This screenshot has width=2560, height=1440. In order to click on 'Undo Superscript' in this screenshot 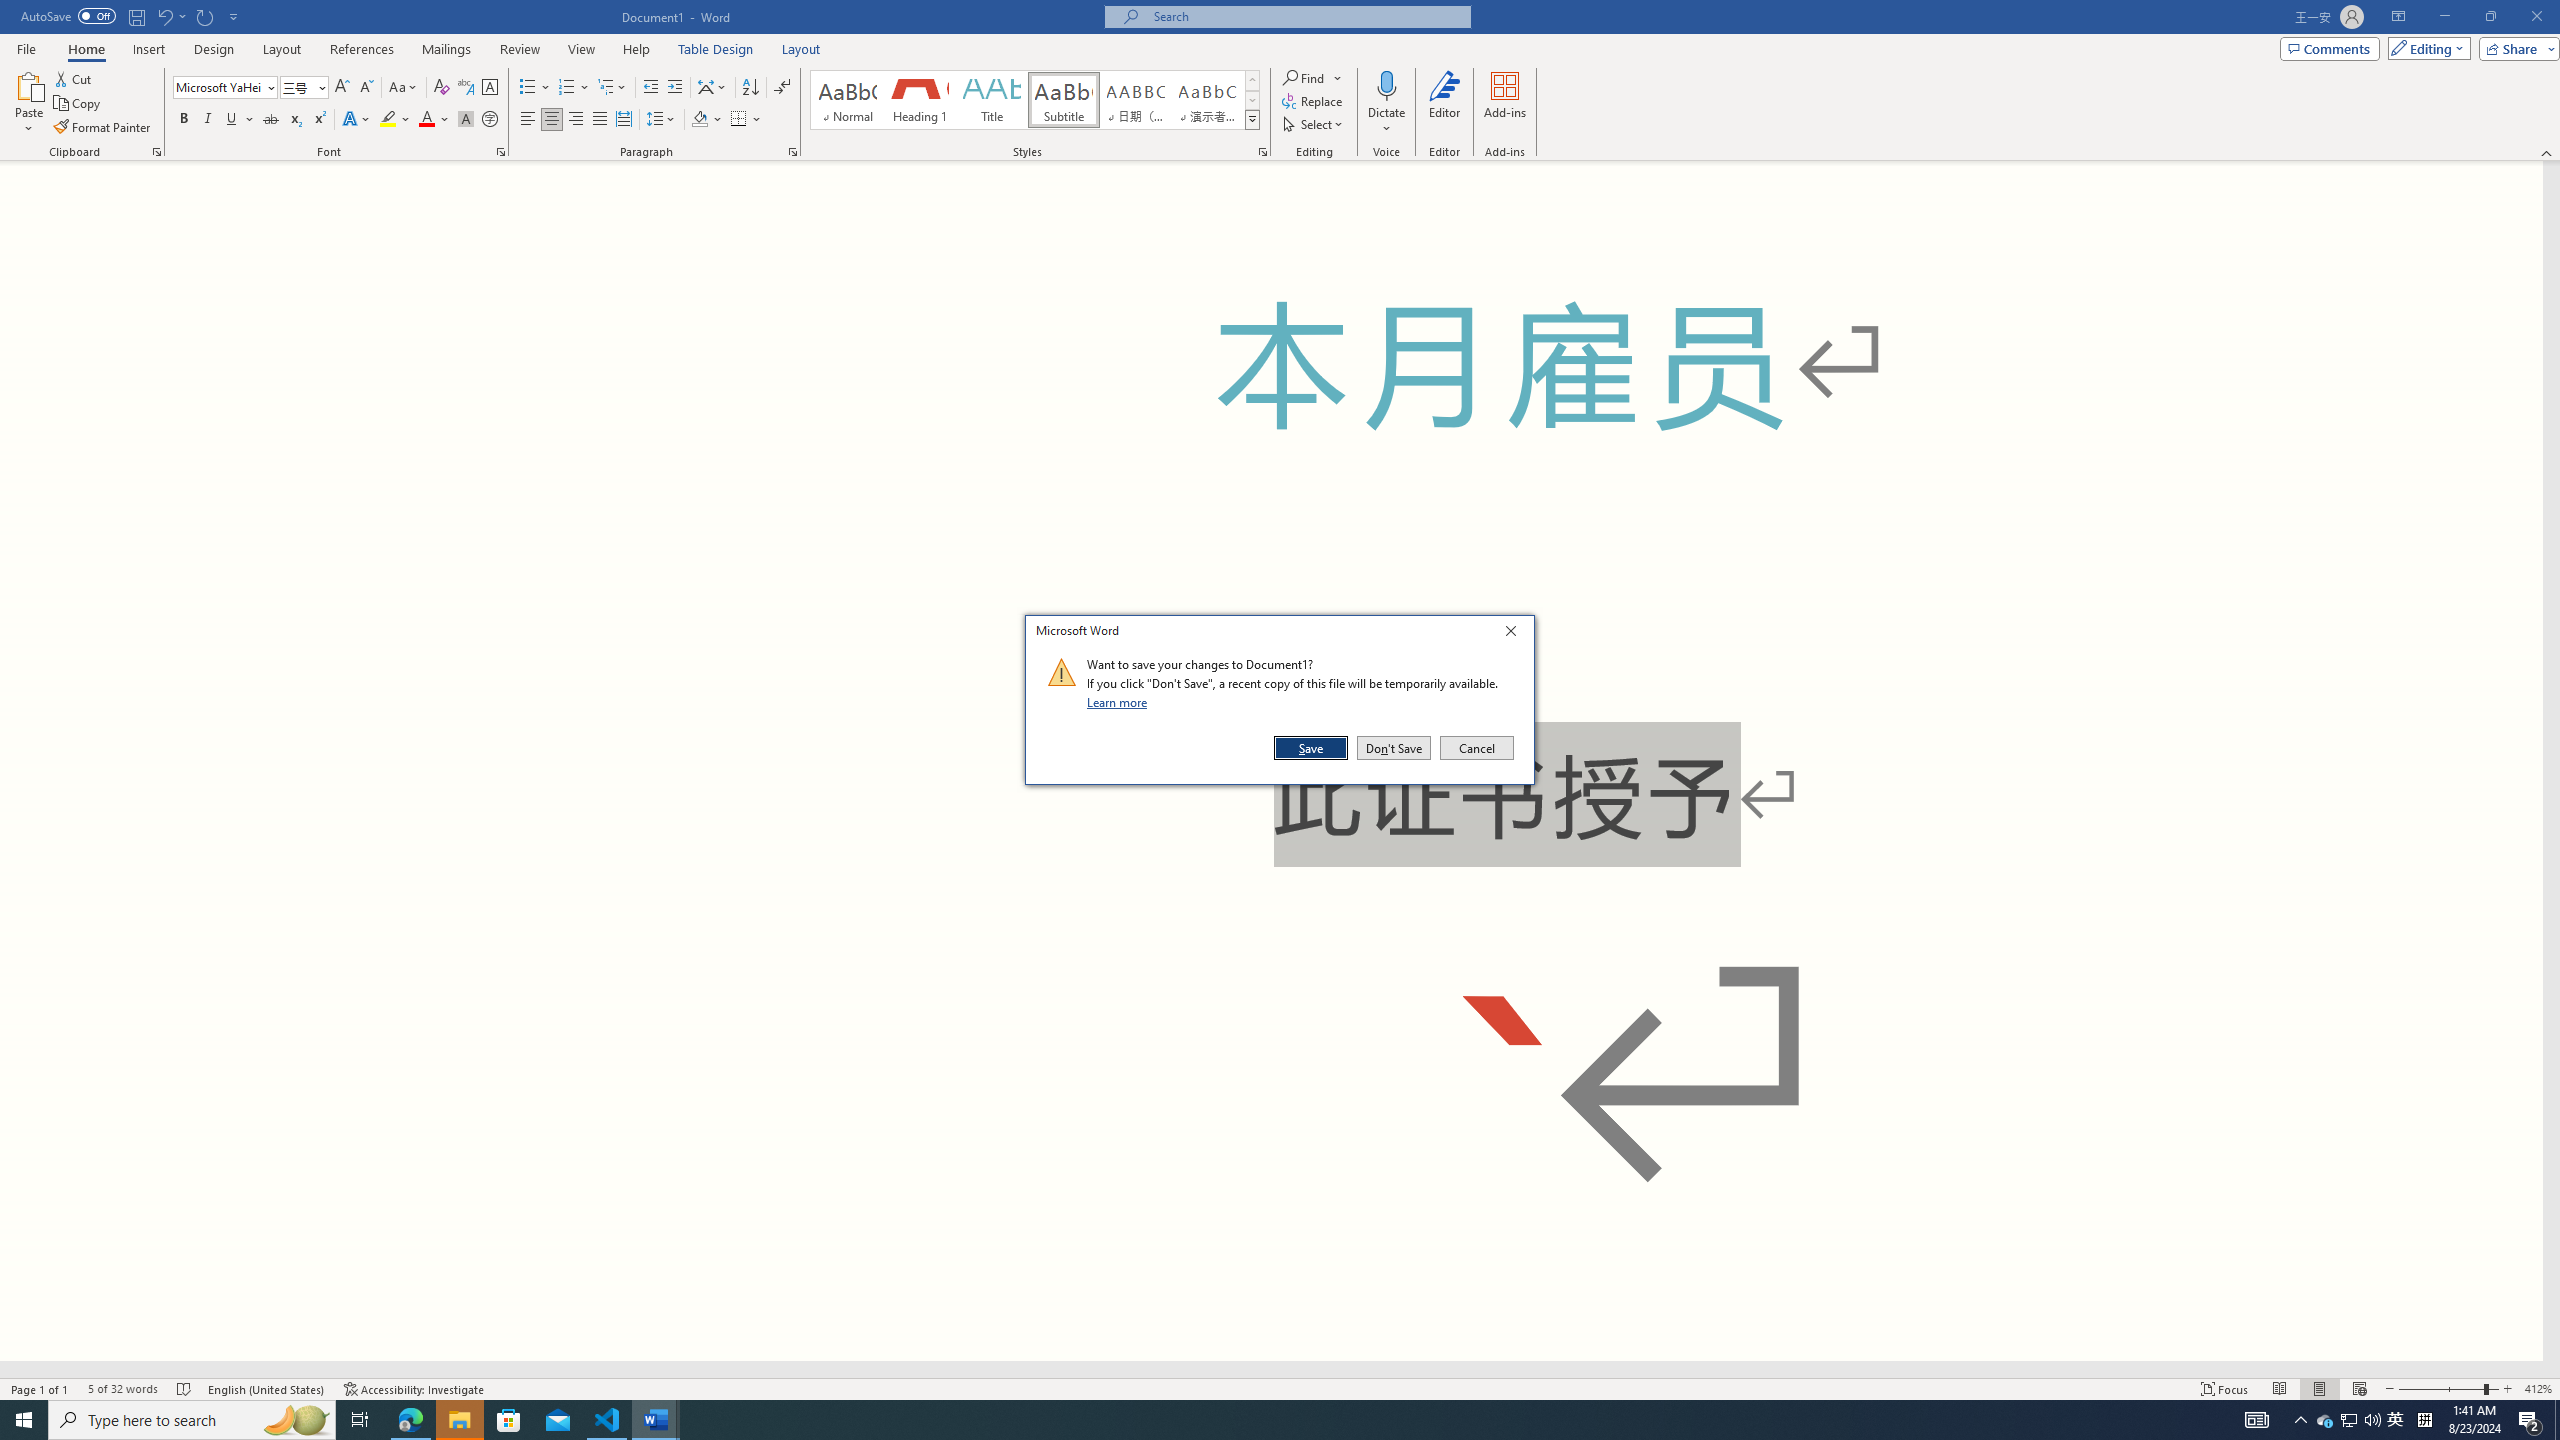, I will do `click(170, 15)`.